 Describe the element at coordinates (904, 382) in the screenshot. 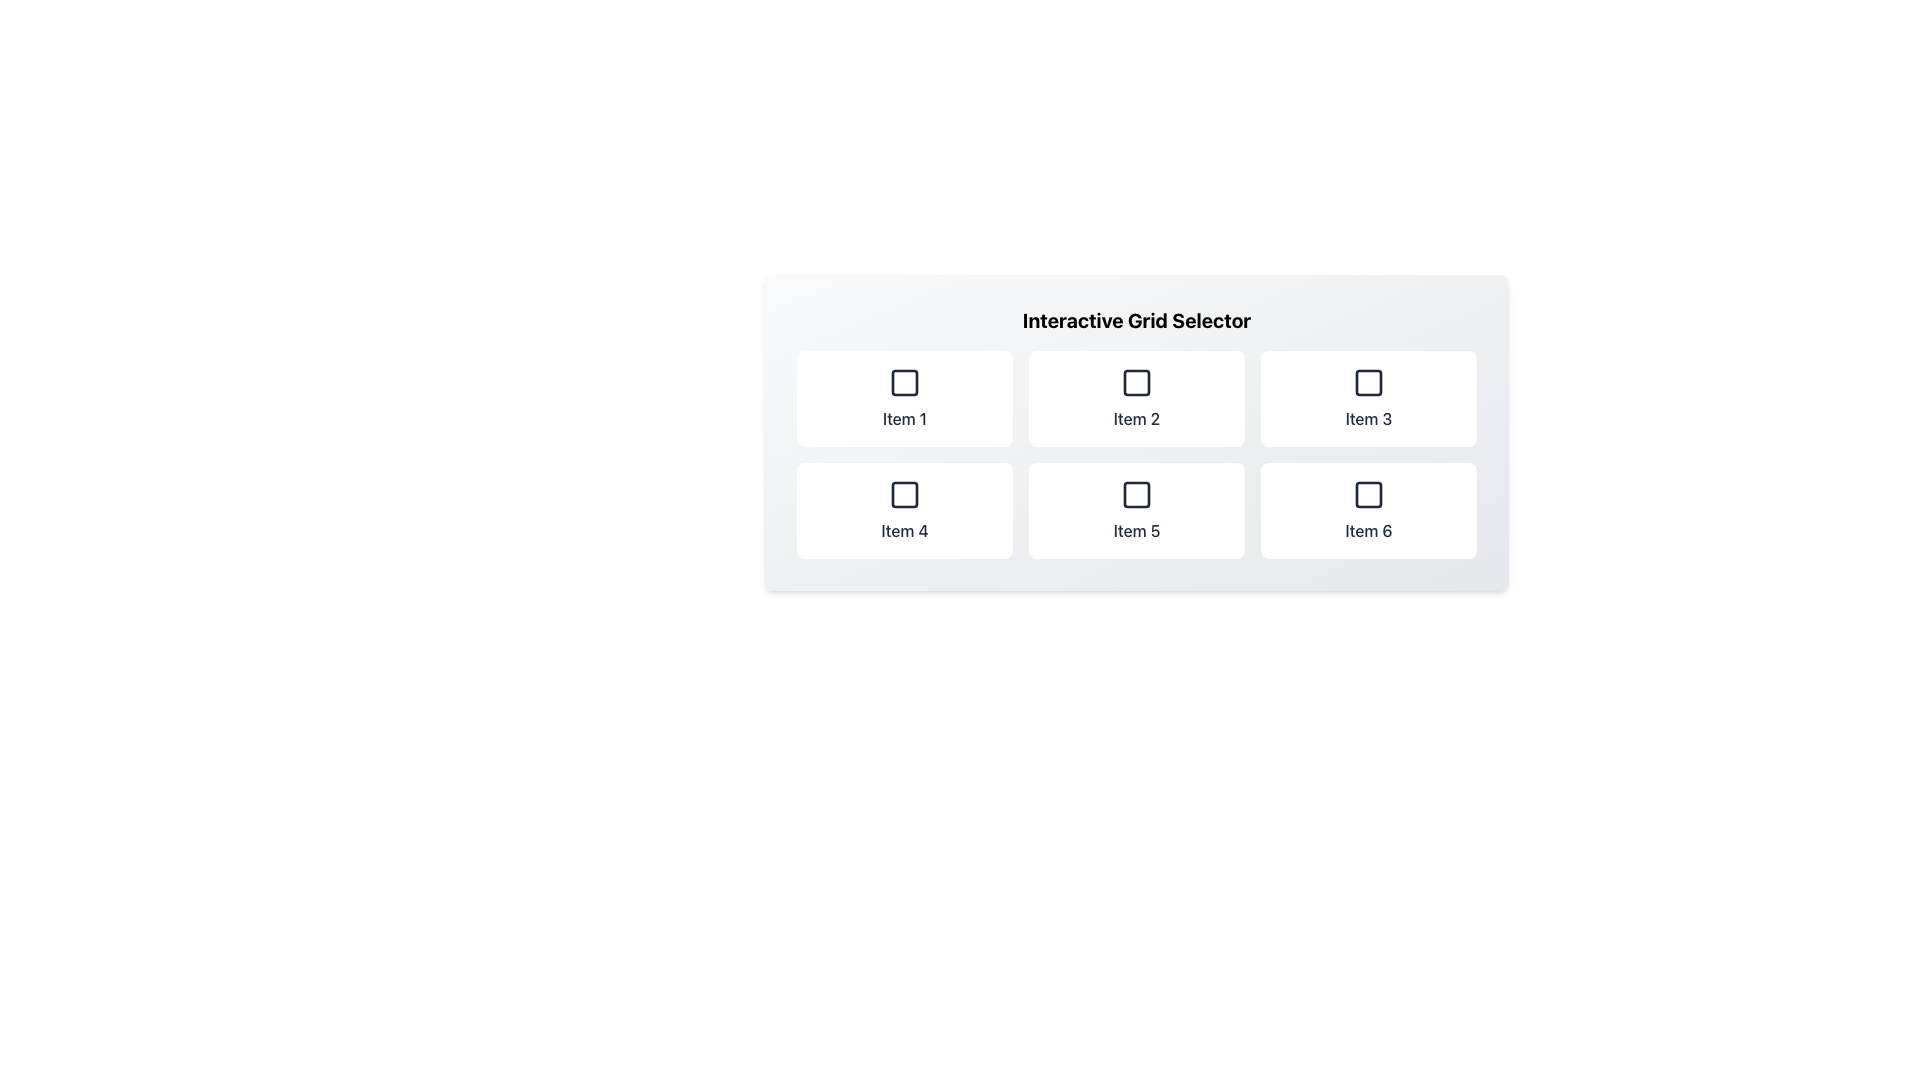

I see `the square icon with a hollow center, which has a black outline and is located above the text label 'Item 1' in the first grid cell` at that location.